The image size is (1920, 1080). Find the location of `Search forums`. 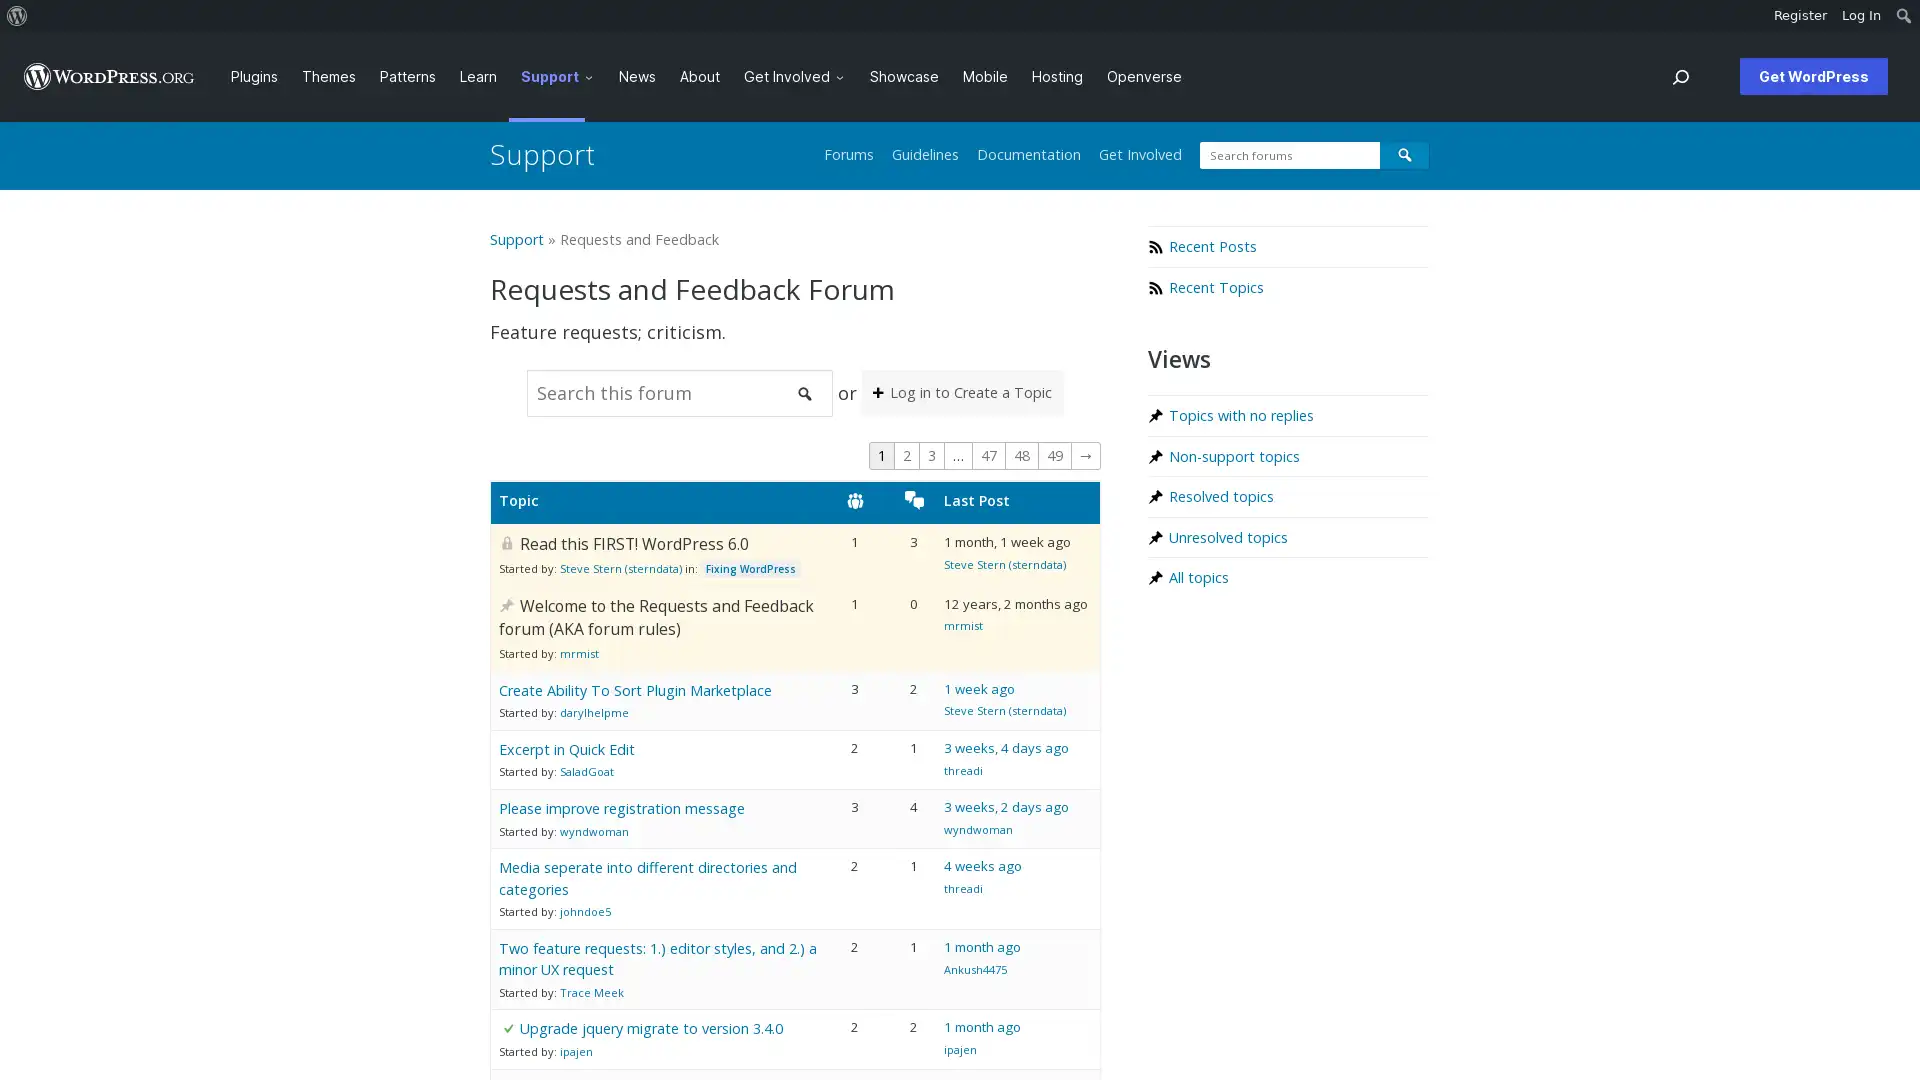

Search forums is located at coordinates (1404, 154).